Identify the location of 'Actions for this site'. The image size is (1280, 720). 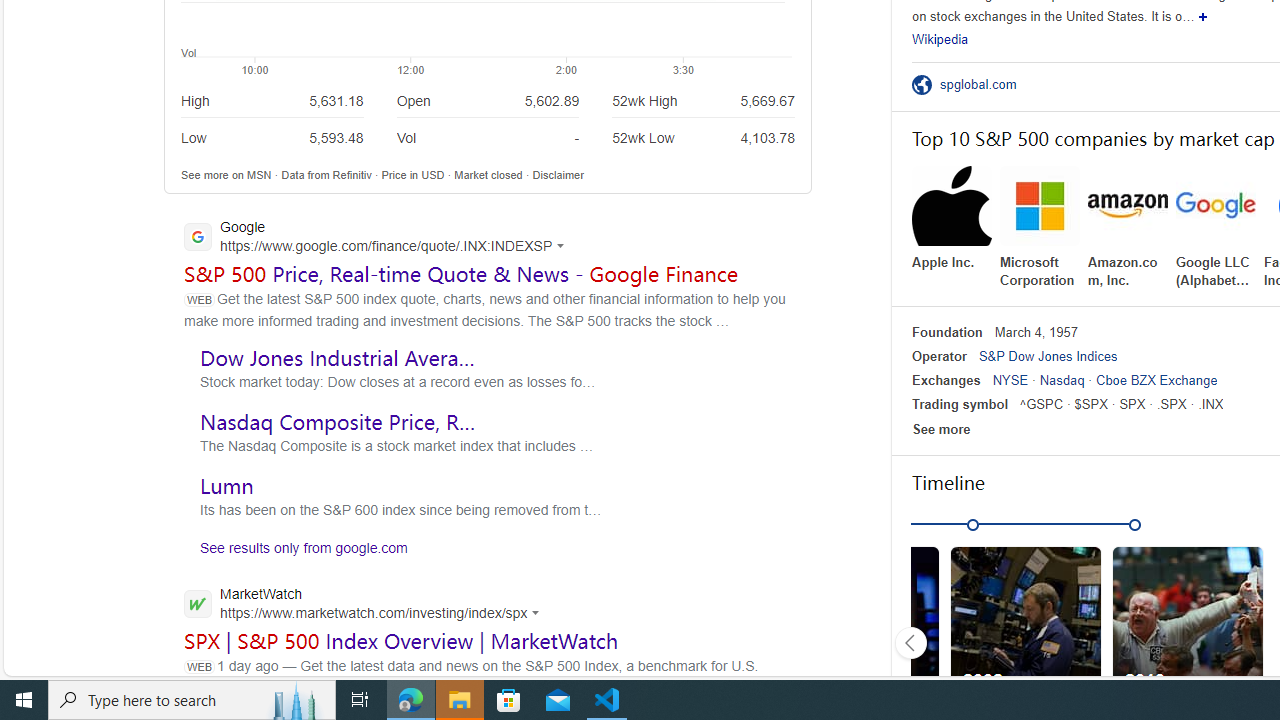
(538, 611).